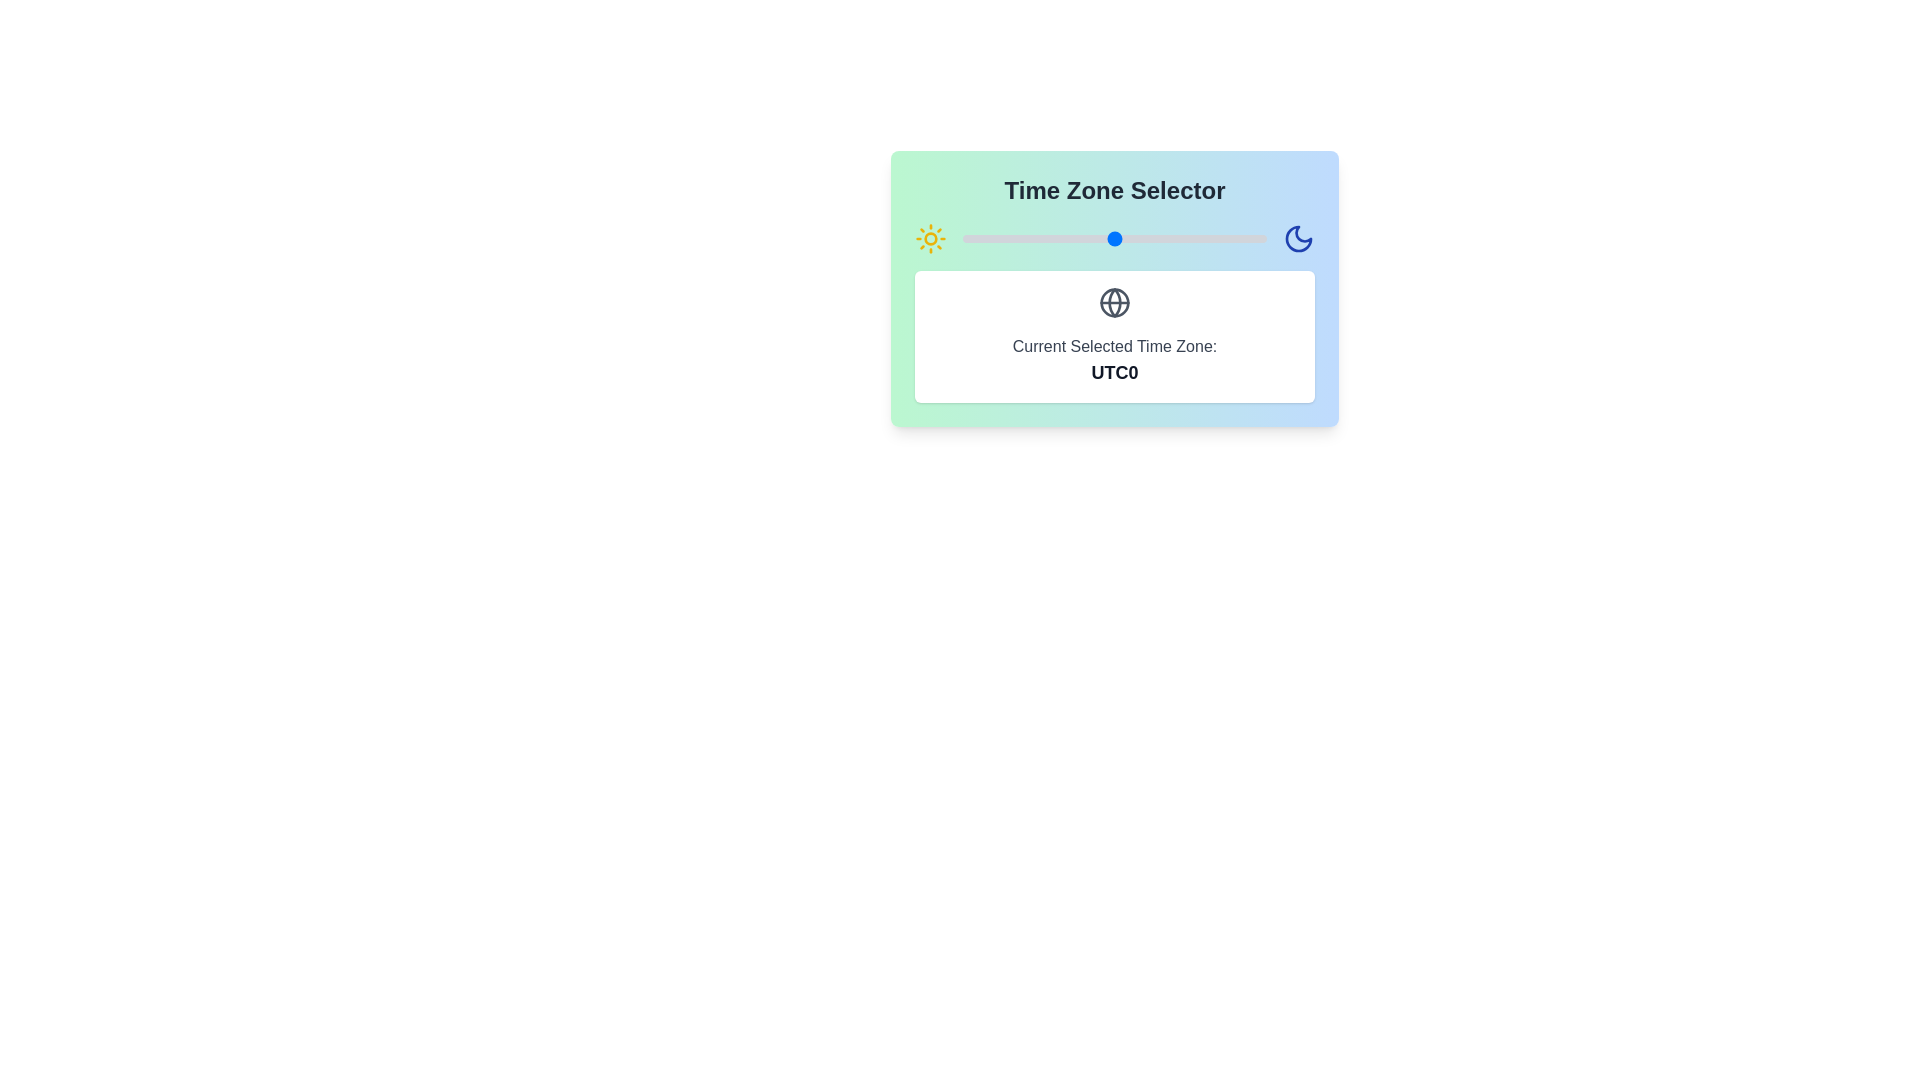  I want to click on the time zone offset, so click(998, 238).